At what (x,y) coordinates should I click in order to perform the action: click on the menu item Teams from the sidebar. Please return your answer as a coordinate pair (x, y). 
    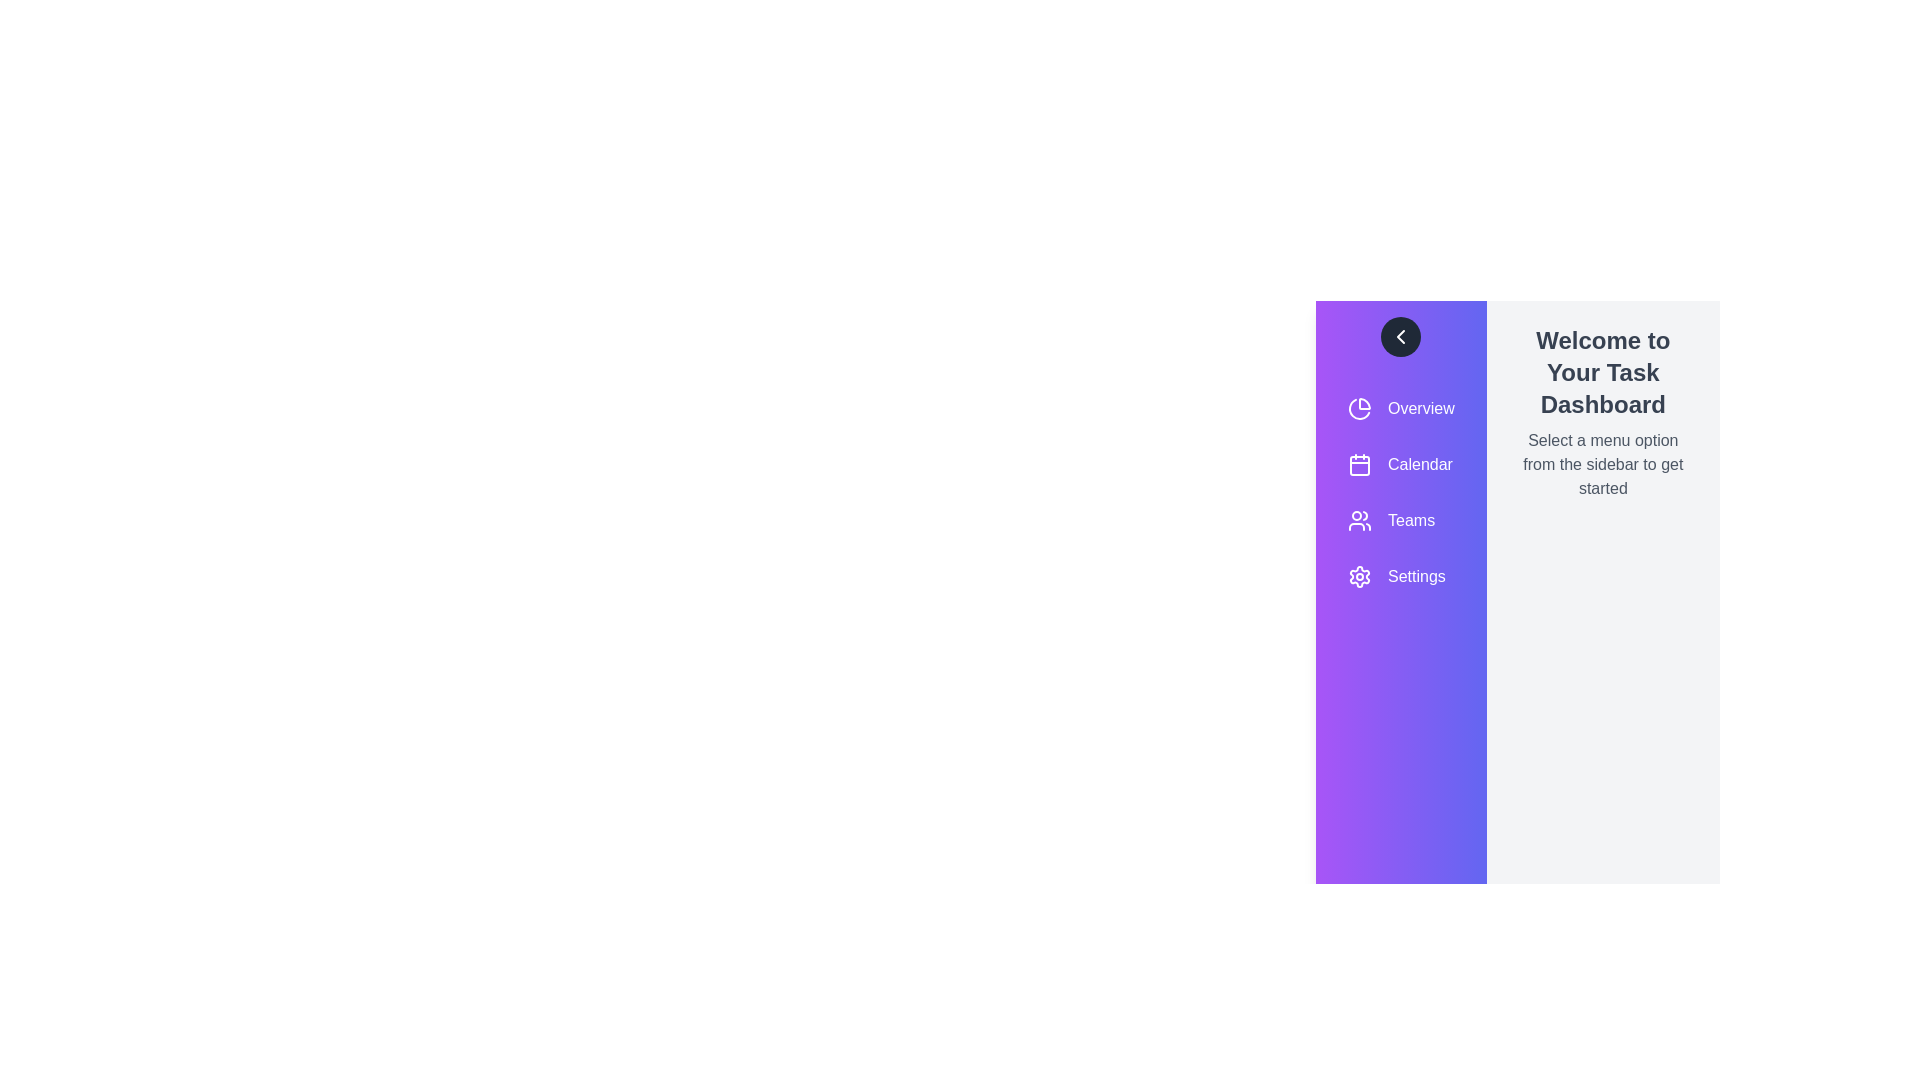
    Looking at the image, I should click on (1400, 519).